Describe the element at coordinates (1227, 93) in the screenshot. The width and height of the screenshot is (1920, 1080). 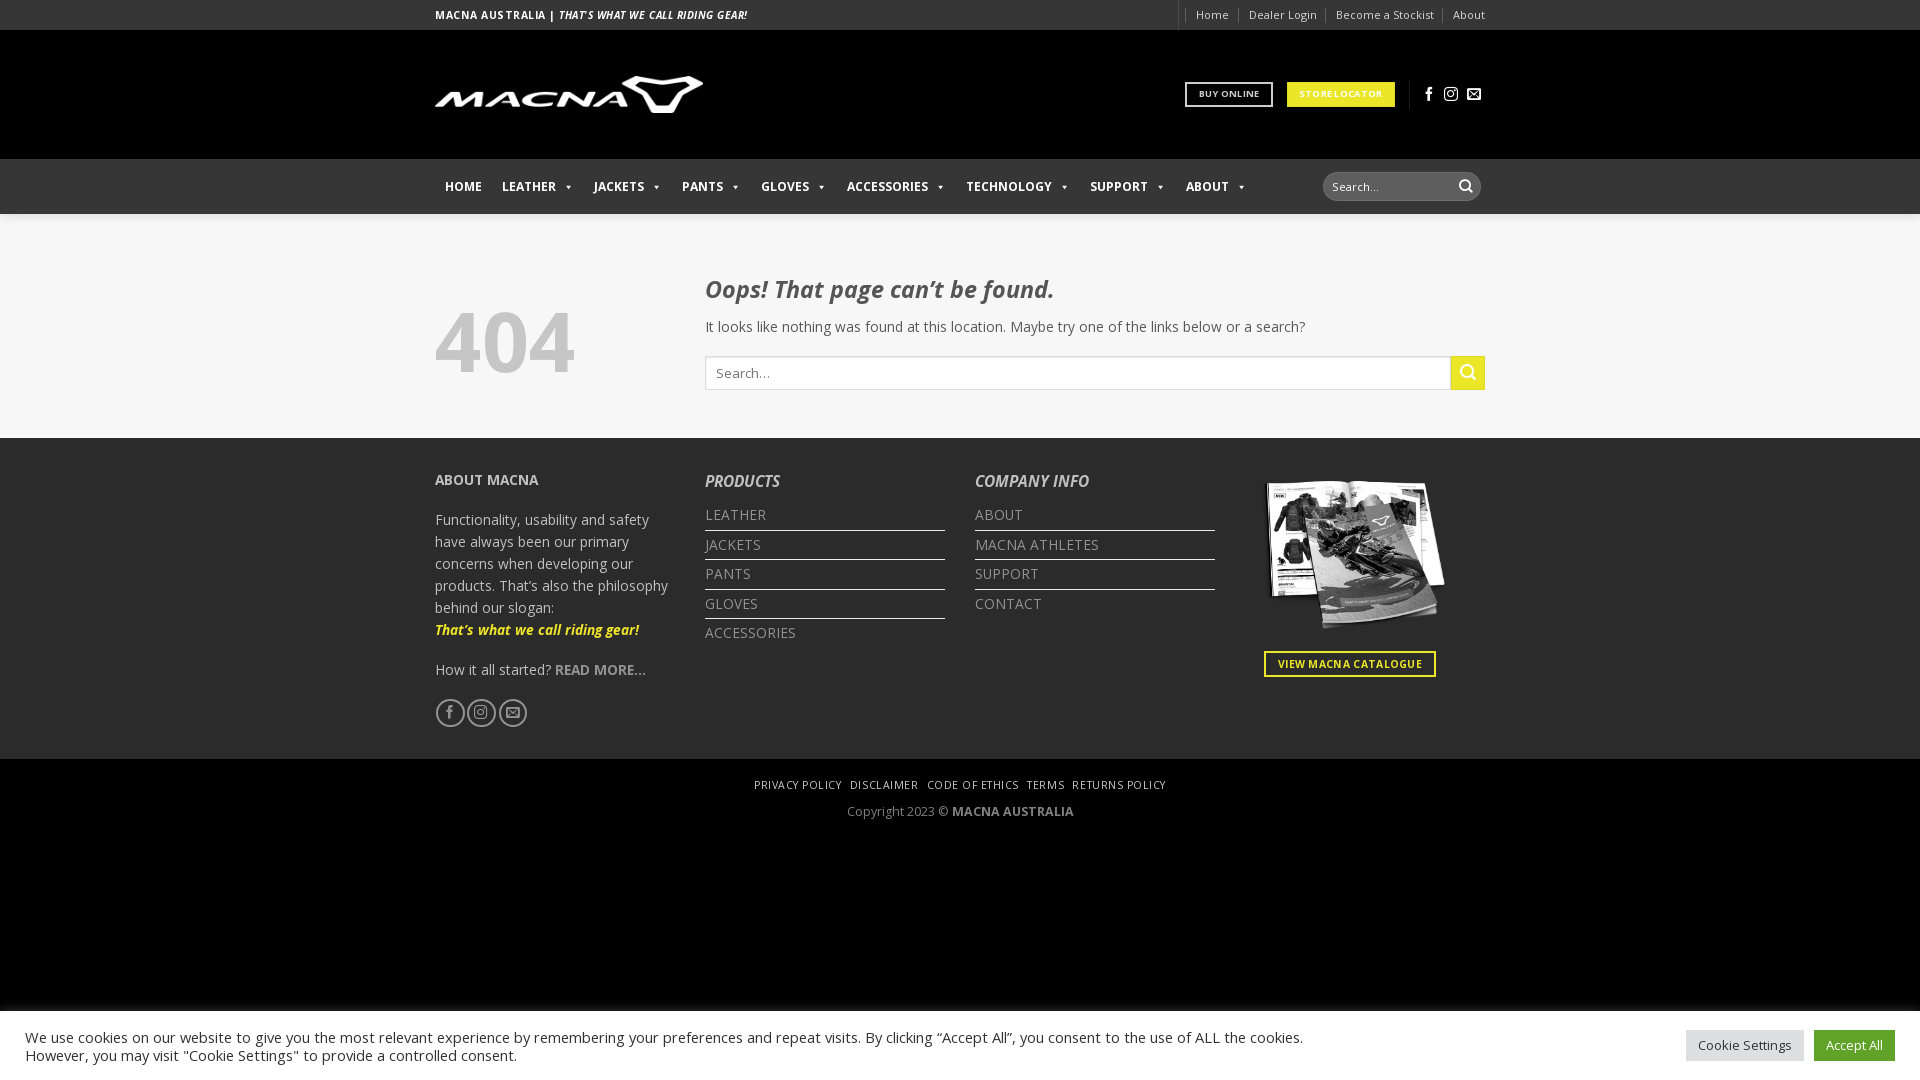
I see `'BUY ONLINE'` at that location.